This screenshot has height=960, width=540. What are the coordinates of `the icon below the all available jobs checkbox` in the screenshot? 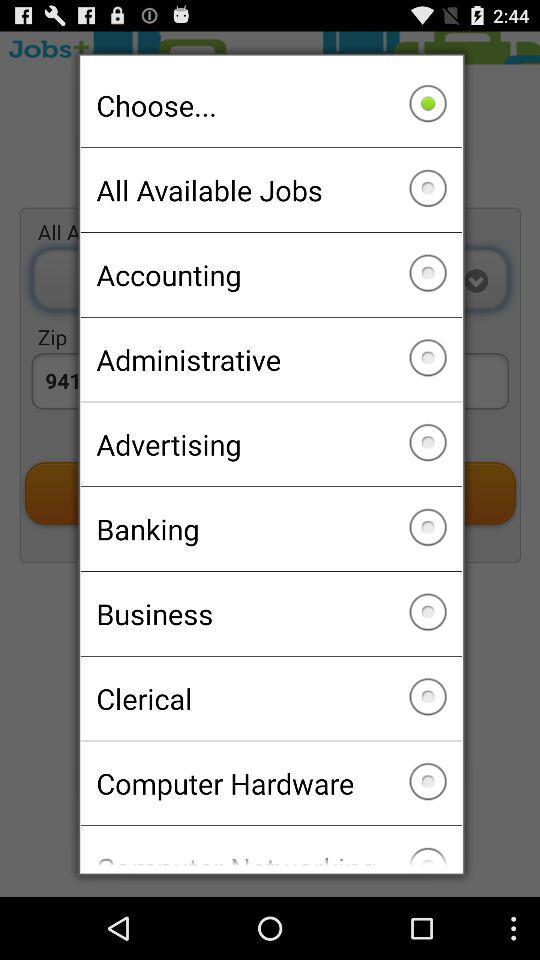 It's located at (270, 273).